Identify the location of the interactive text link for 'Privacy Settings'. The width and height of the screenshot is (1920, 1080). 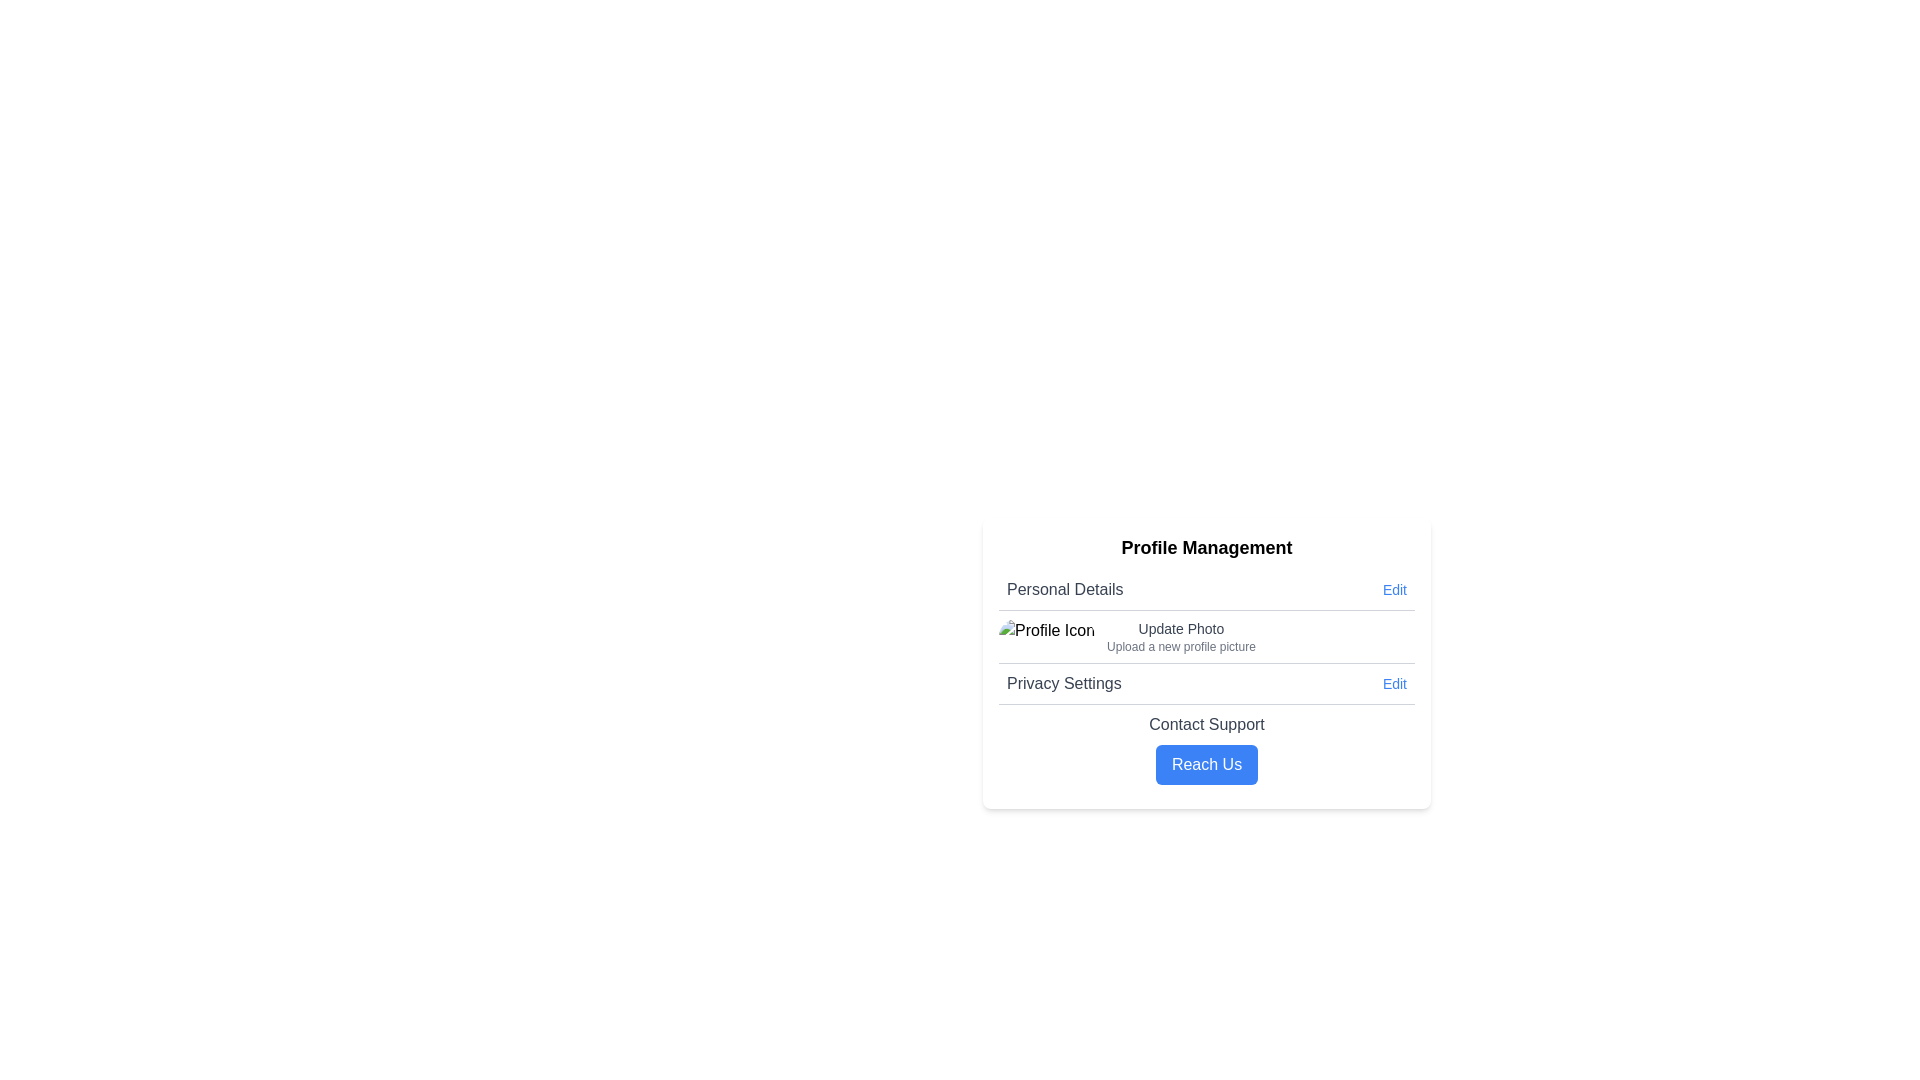
(1393, 682).